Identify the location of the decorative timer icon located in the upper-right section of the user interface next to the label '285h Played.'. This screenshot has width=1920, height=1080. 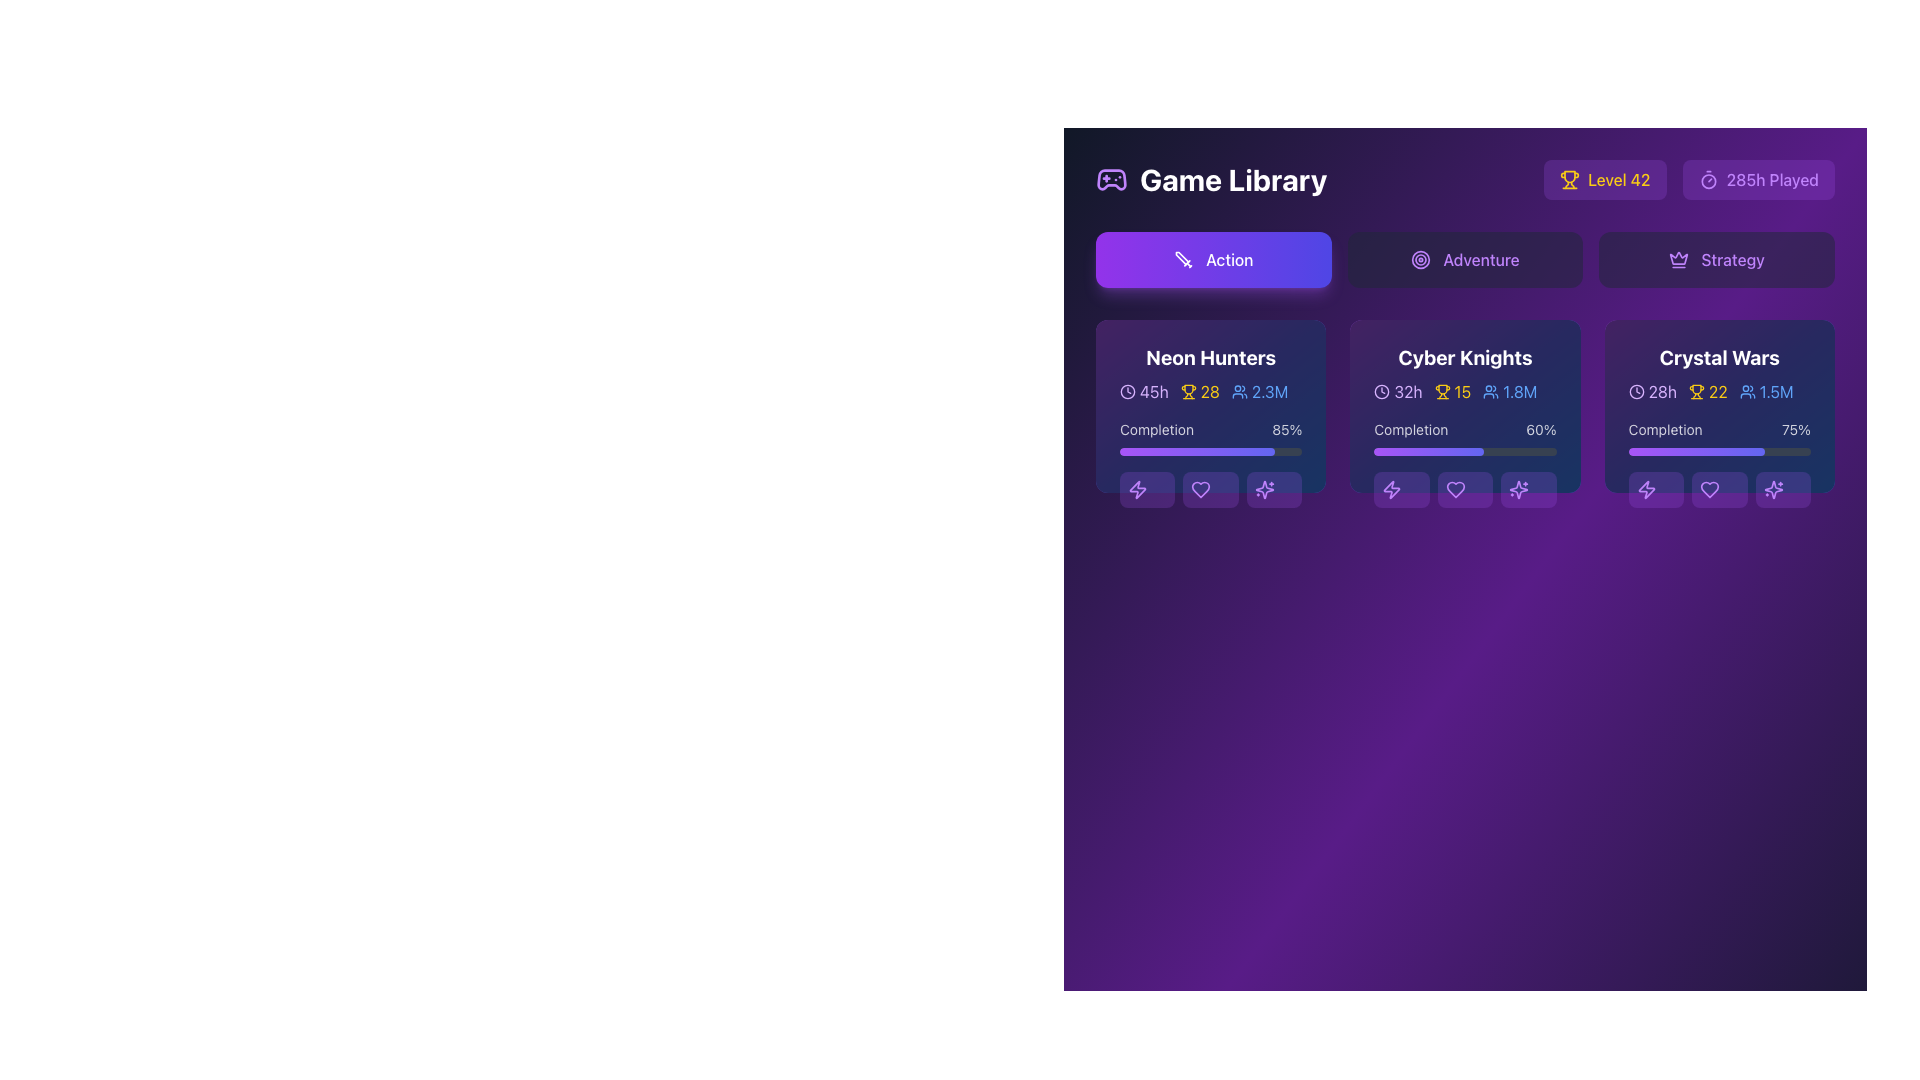
(1707, 181).